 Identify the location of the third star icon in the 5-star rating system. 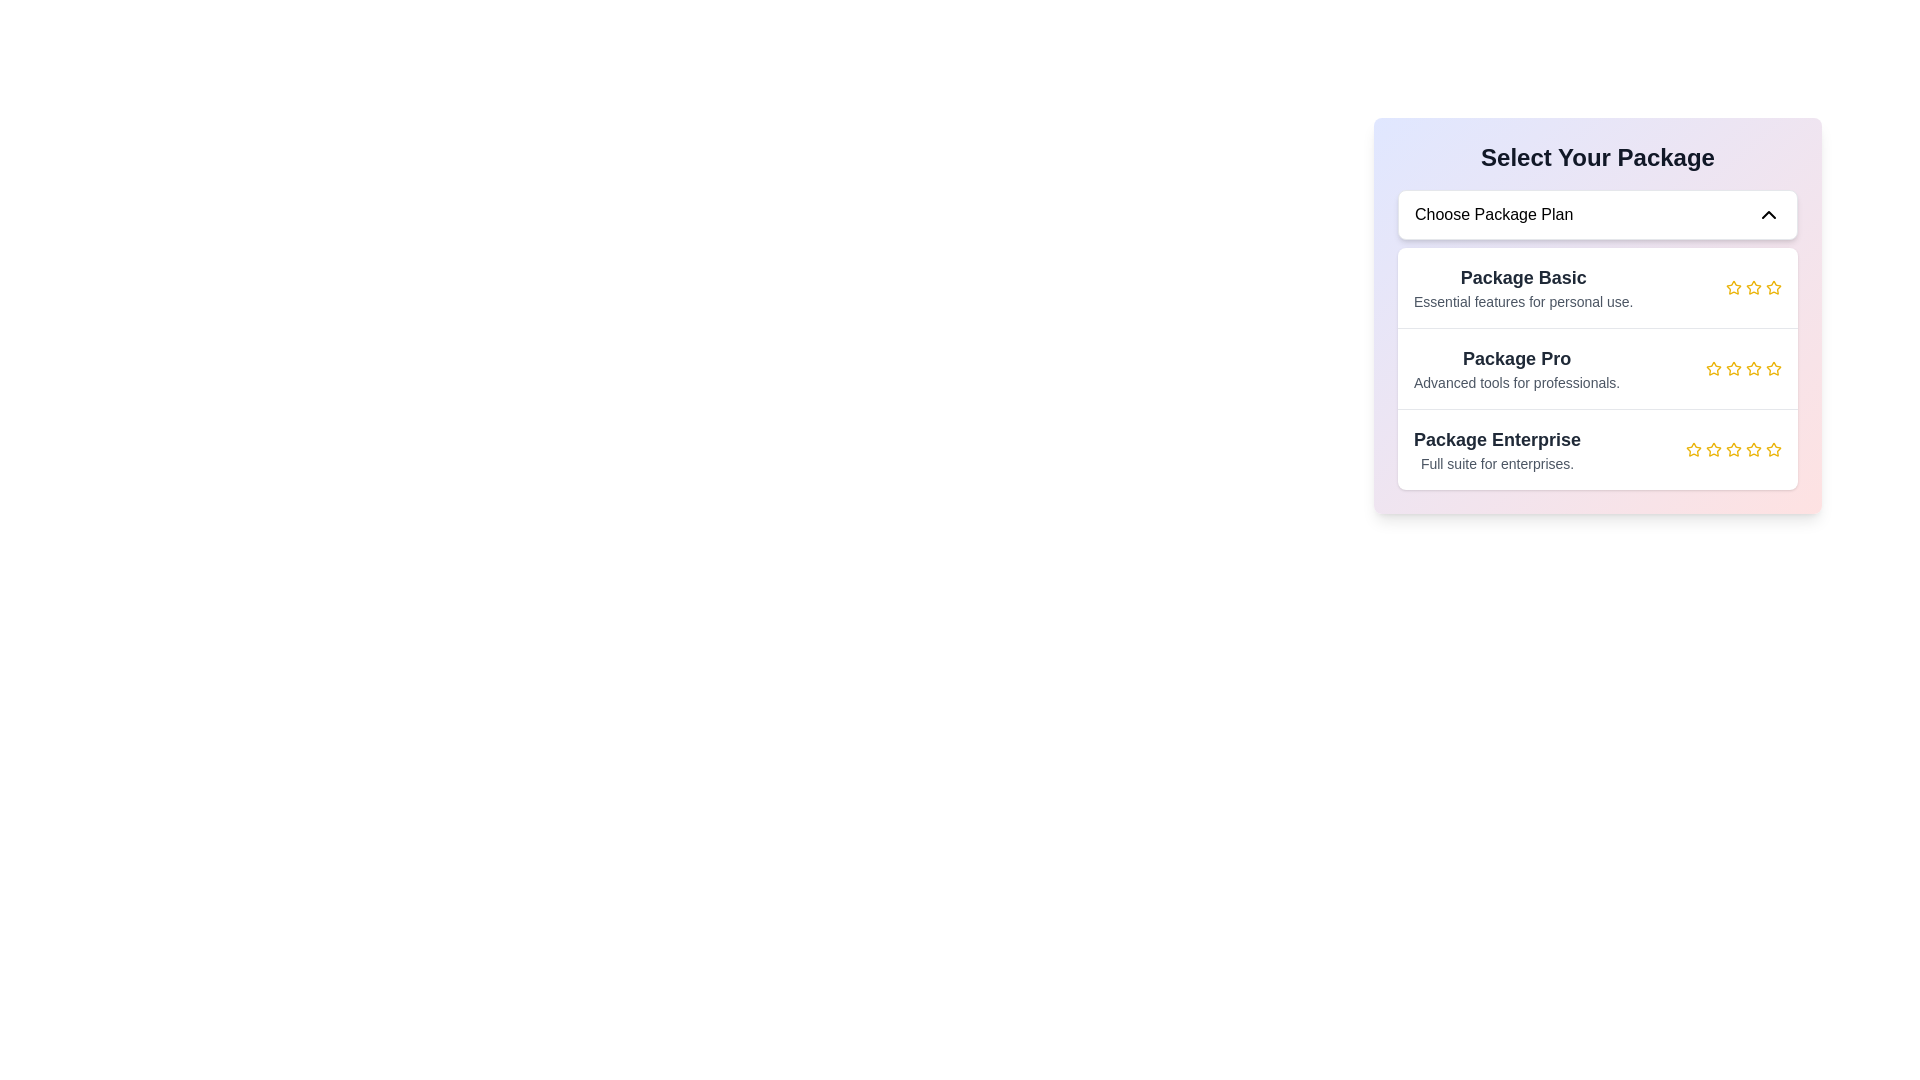
(1712, 448).